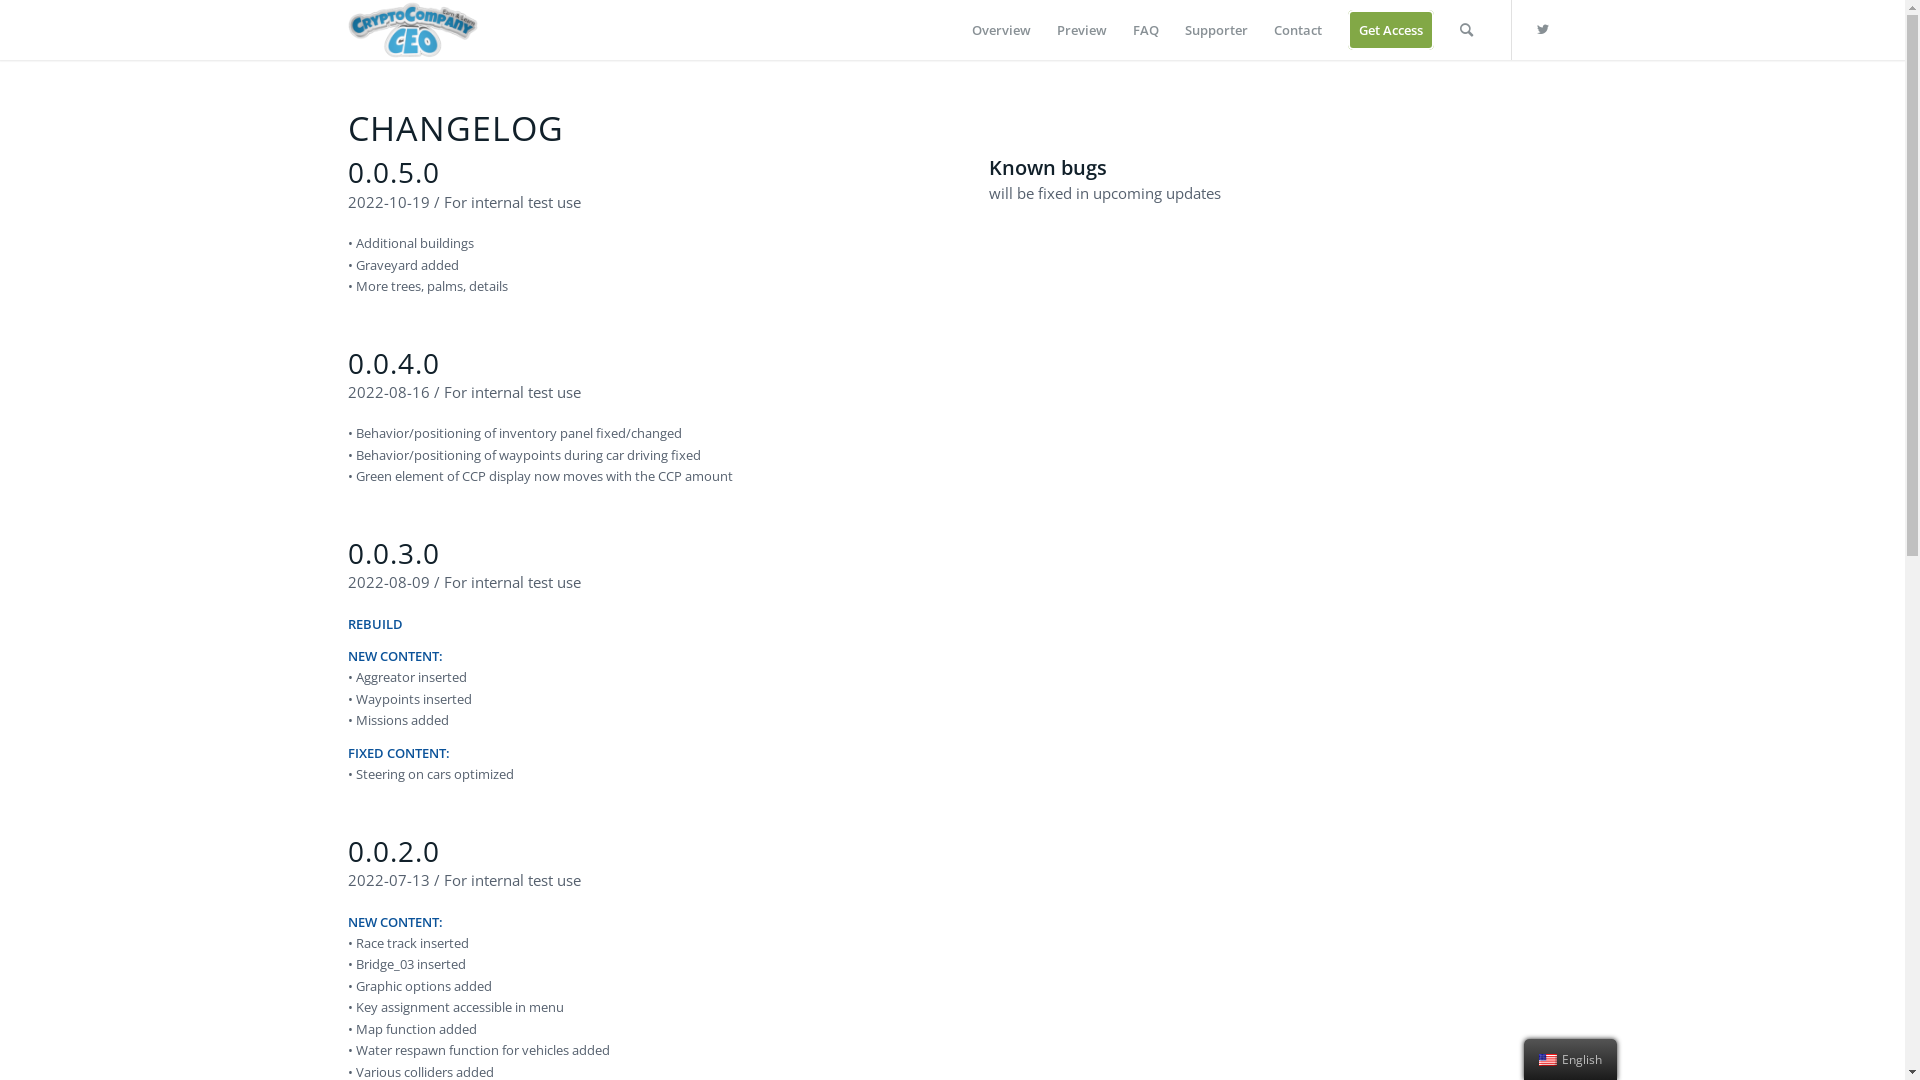 The image size is (1920, 1080). Describe the element at coordinates (1000, 30) in the screenshot. I see `'Overview'` at that location.